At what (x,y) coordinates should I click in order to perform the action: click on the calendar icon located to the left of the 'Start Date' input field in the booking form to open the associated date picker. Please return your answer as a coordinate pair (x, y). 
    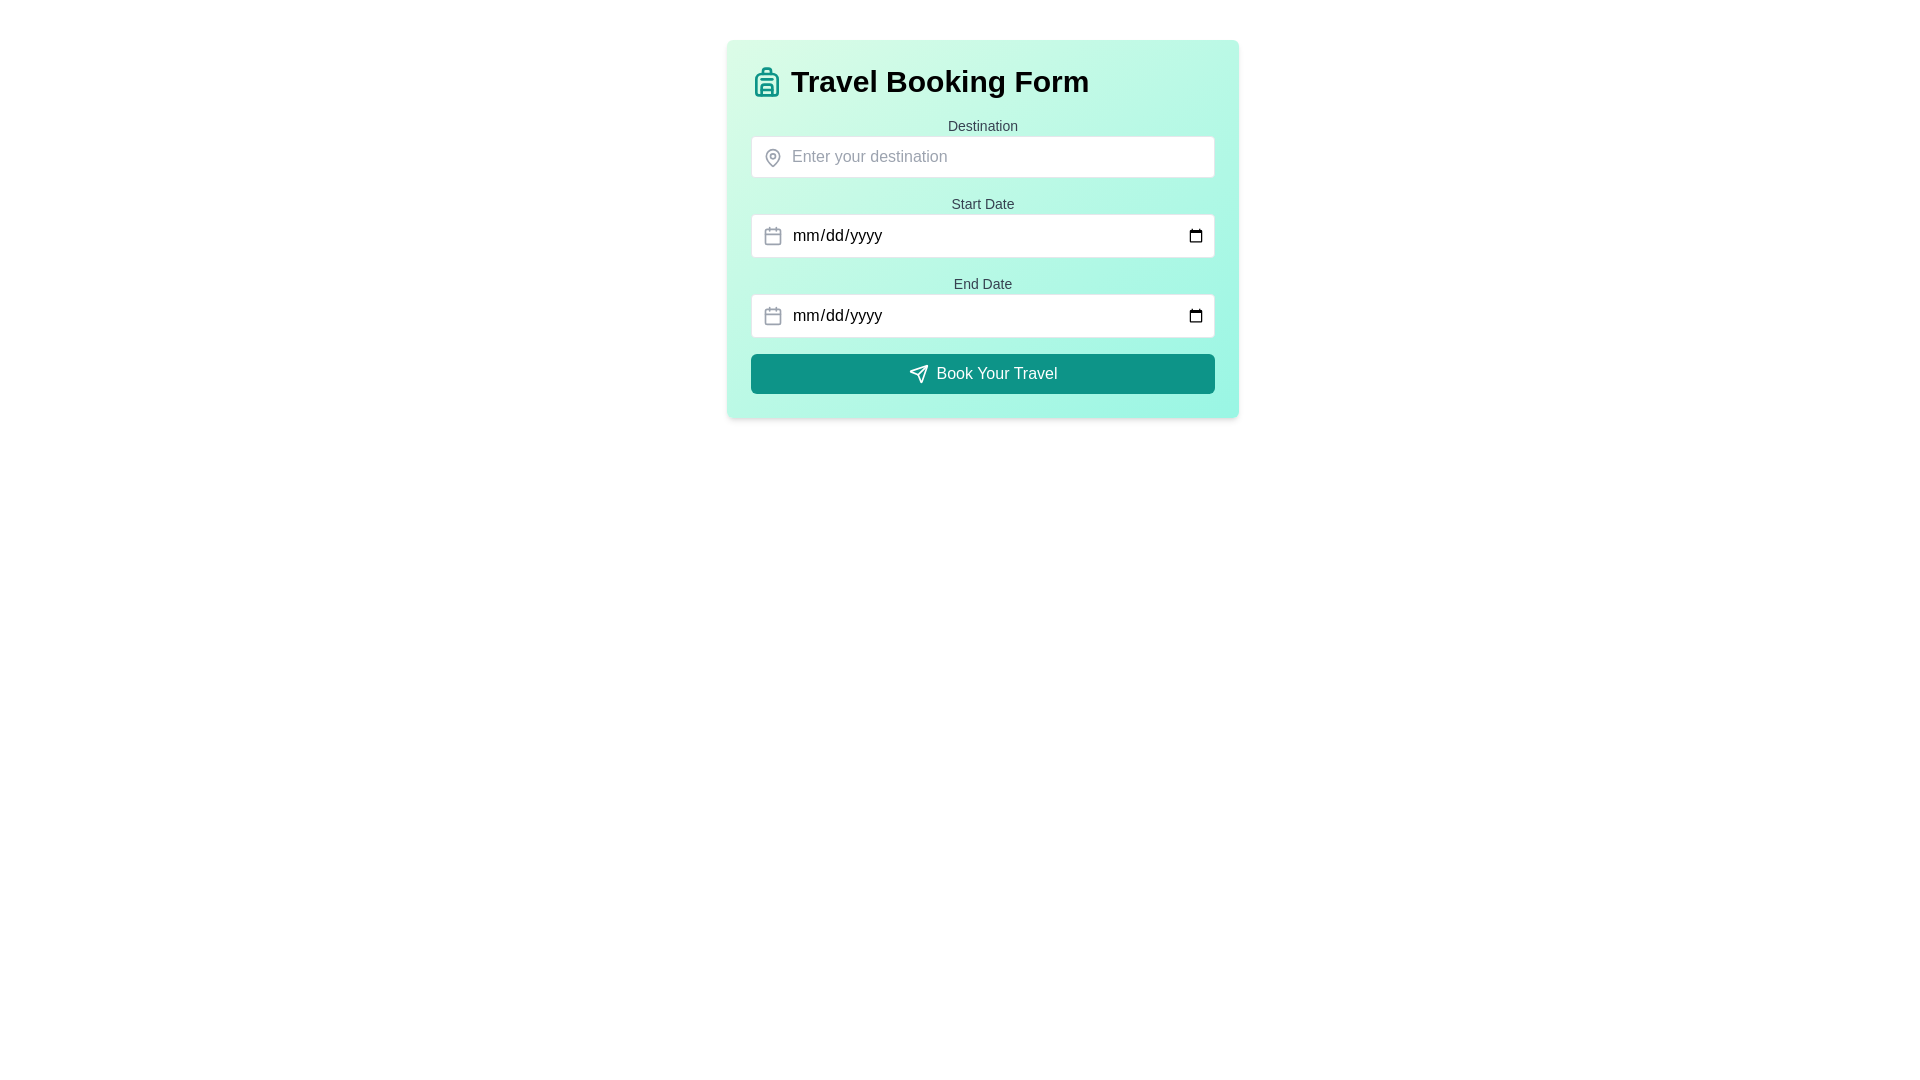
    Looking at the image, I should click on (771, 234).